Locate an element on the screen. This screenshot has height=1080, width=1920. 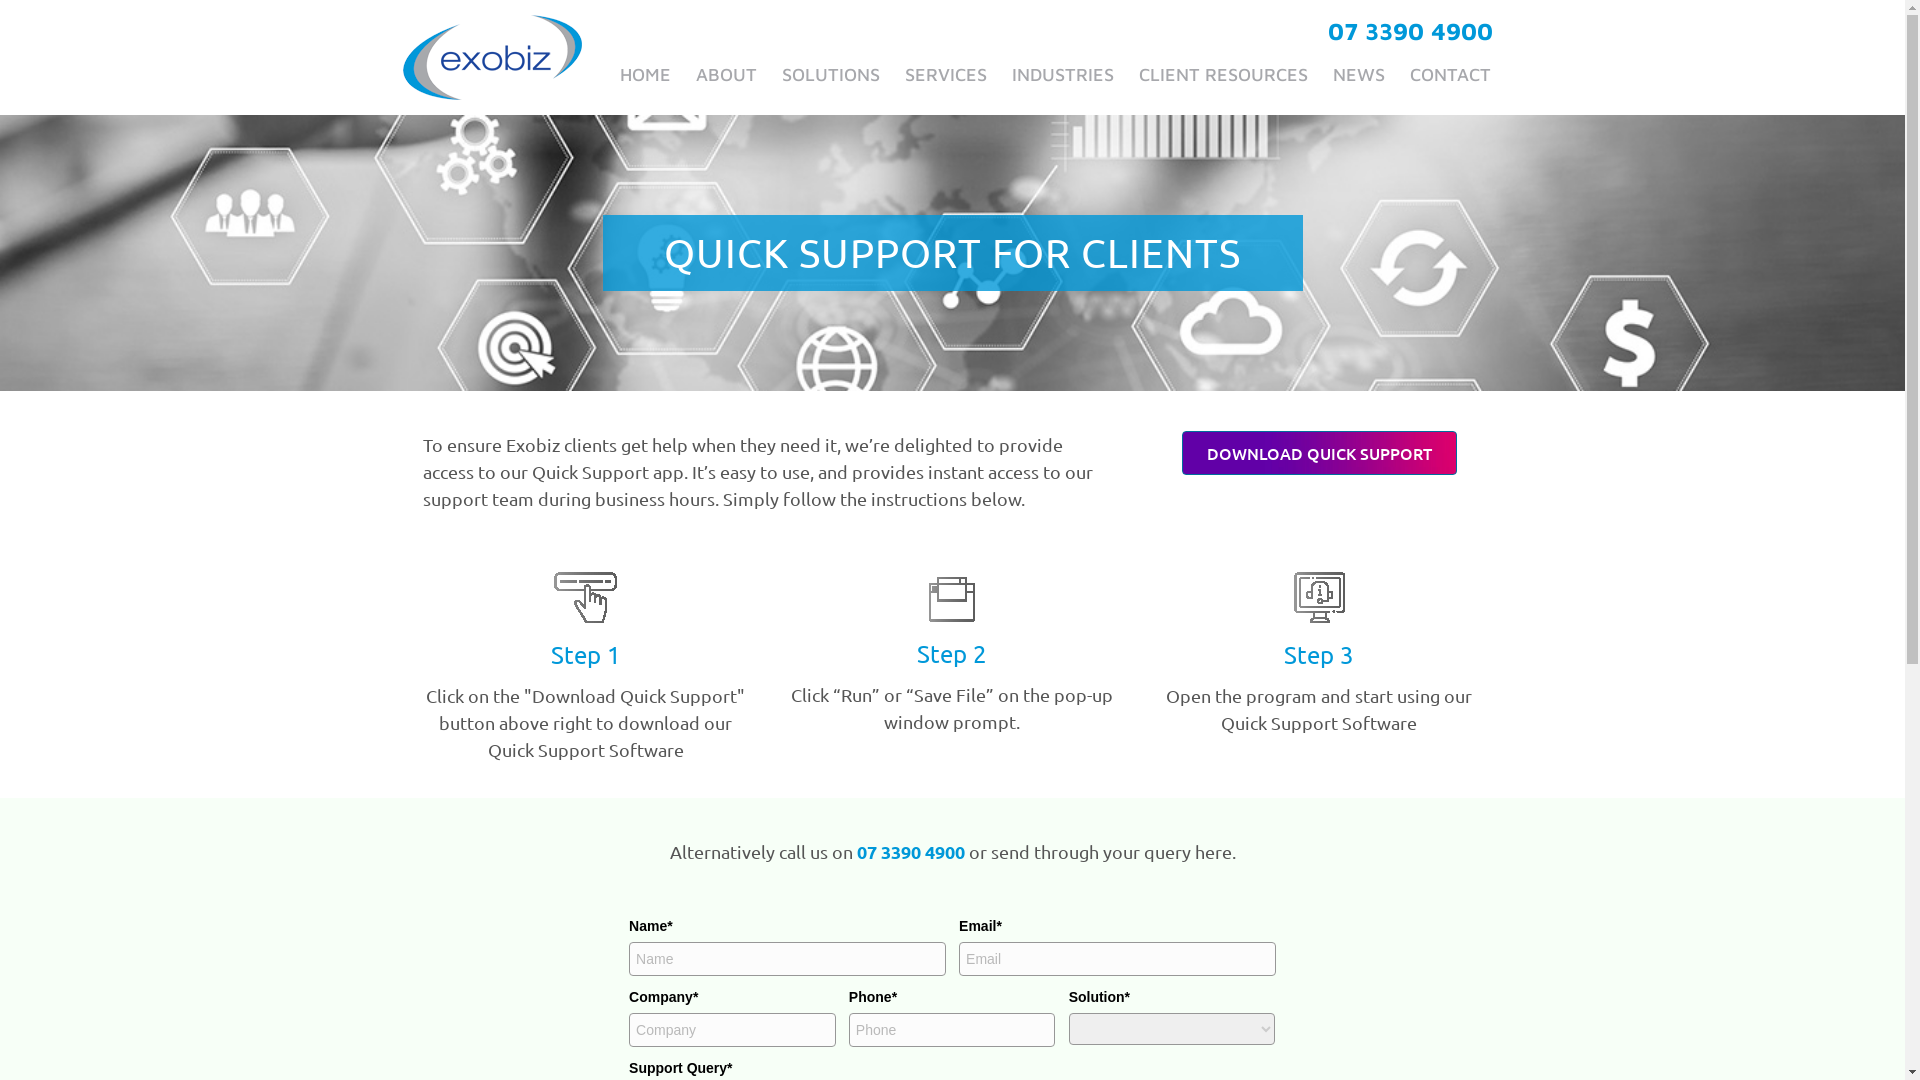
'icn-run-save-file-bw' is located at coordinates (928, 598).